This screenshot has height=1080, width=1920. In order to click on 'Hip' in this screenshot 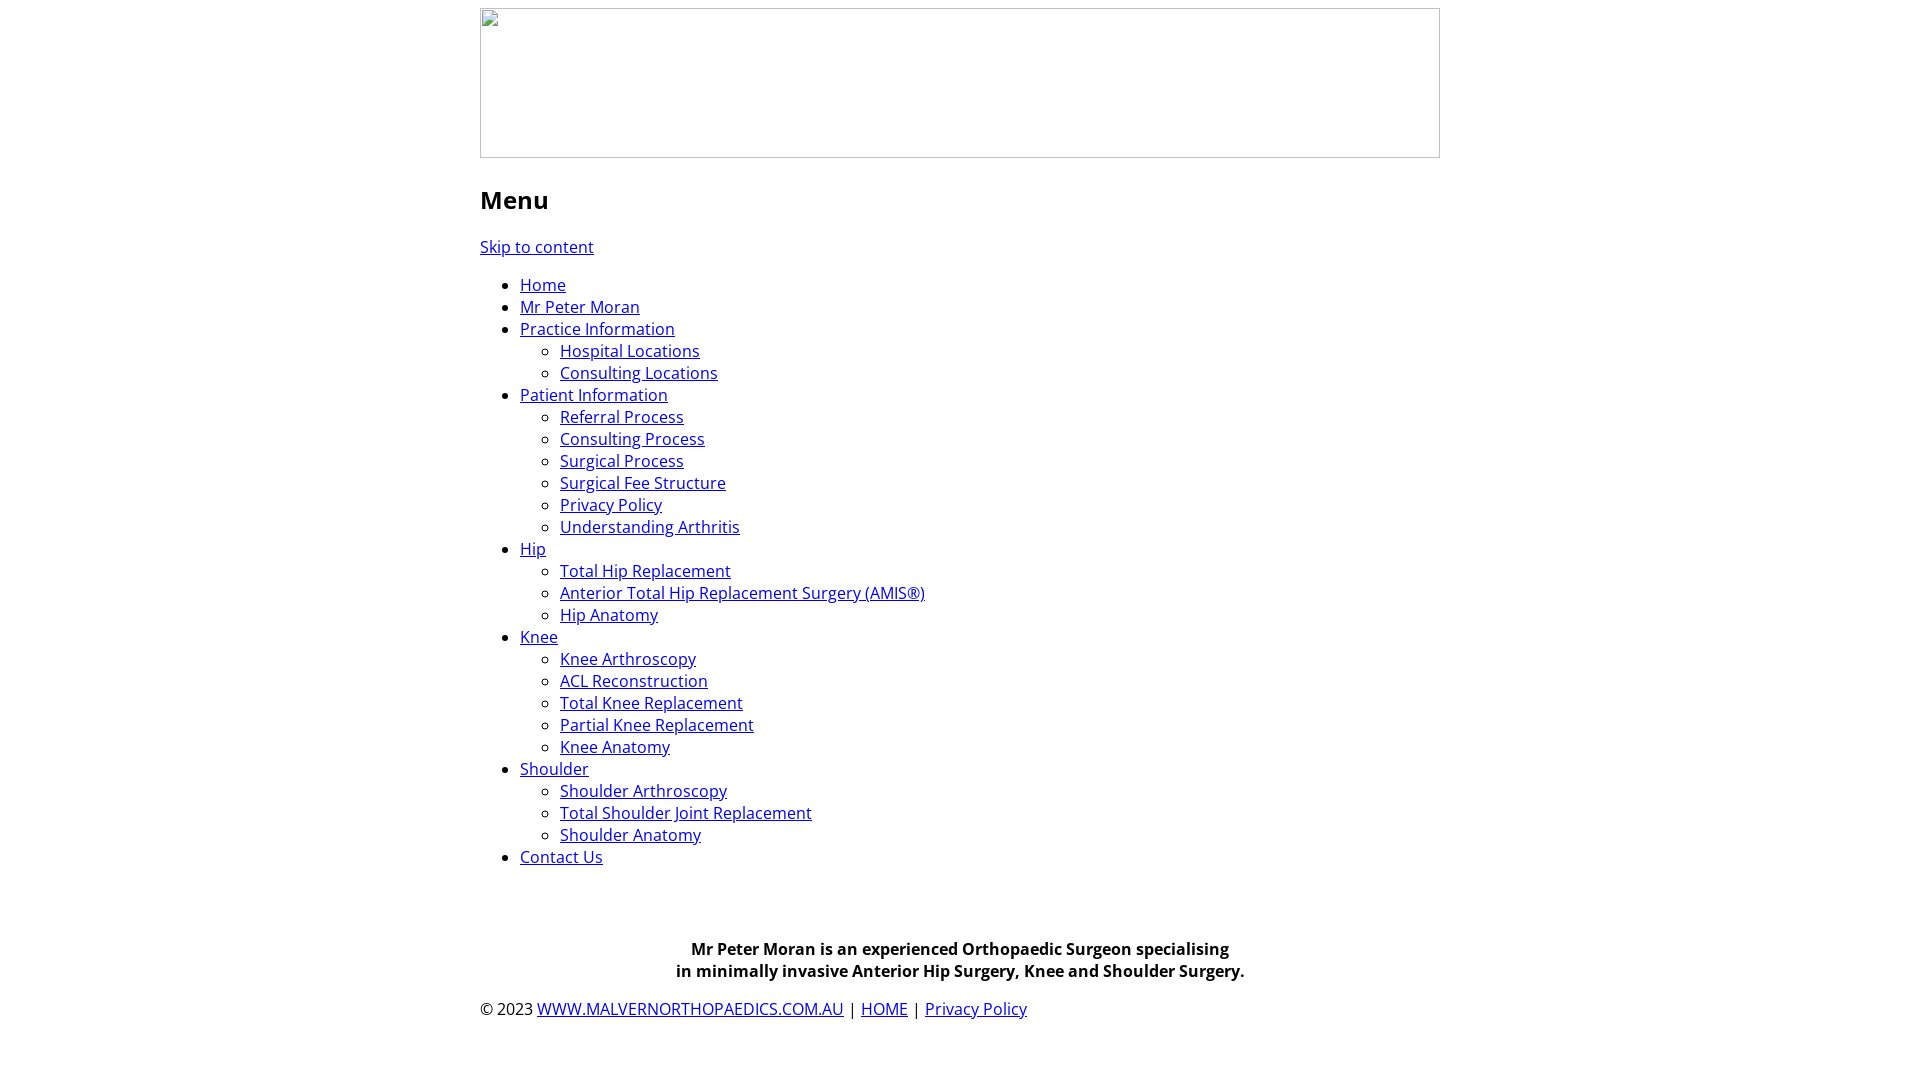, I will do `click(519, 548)`.